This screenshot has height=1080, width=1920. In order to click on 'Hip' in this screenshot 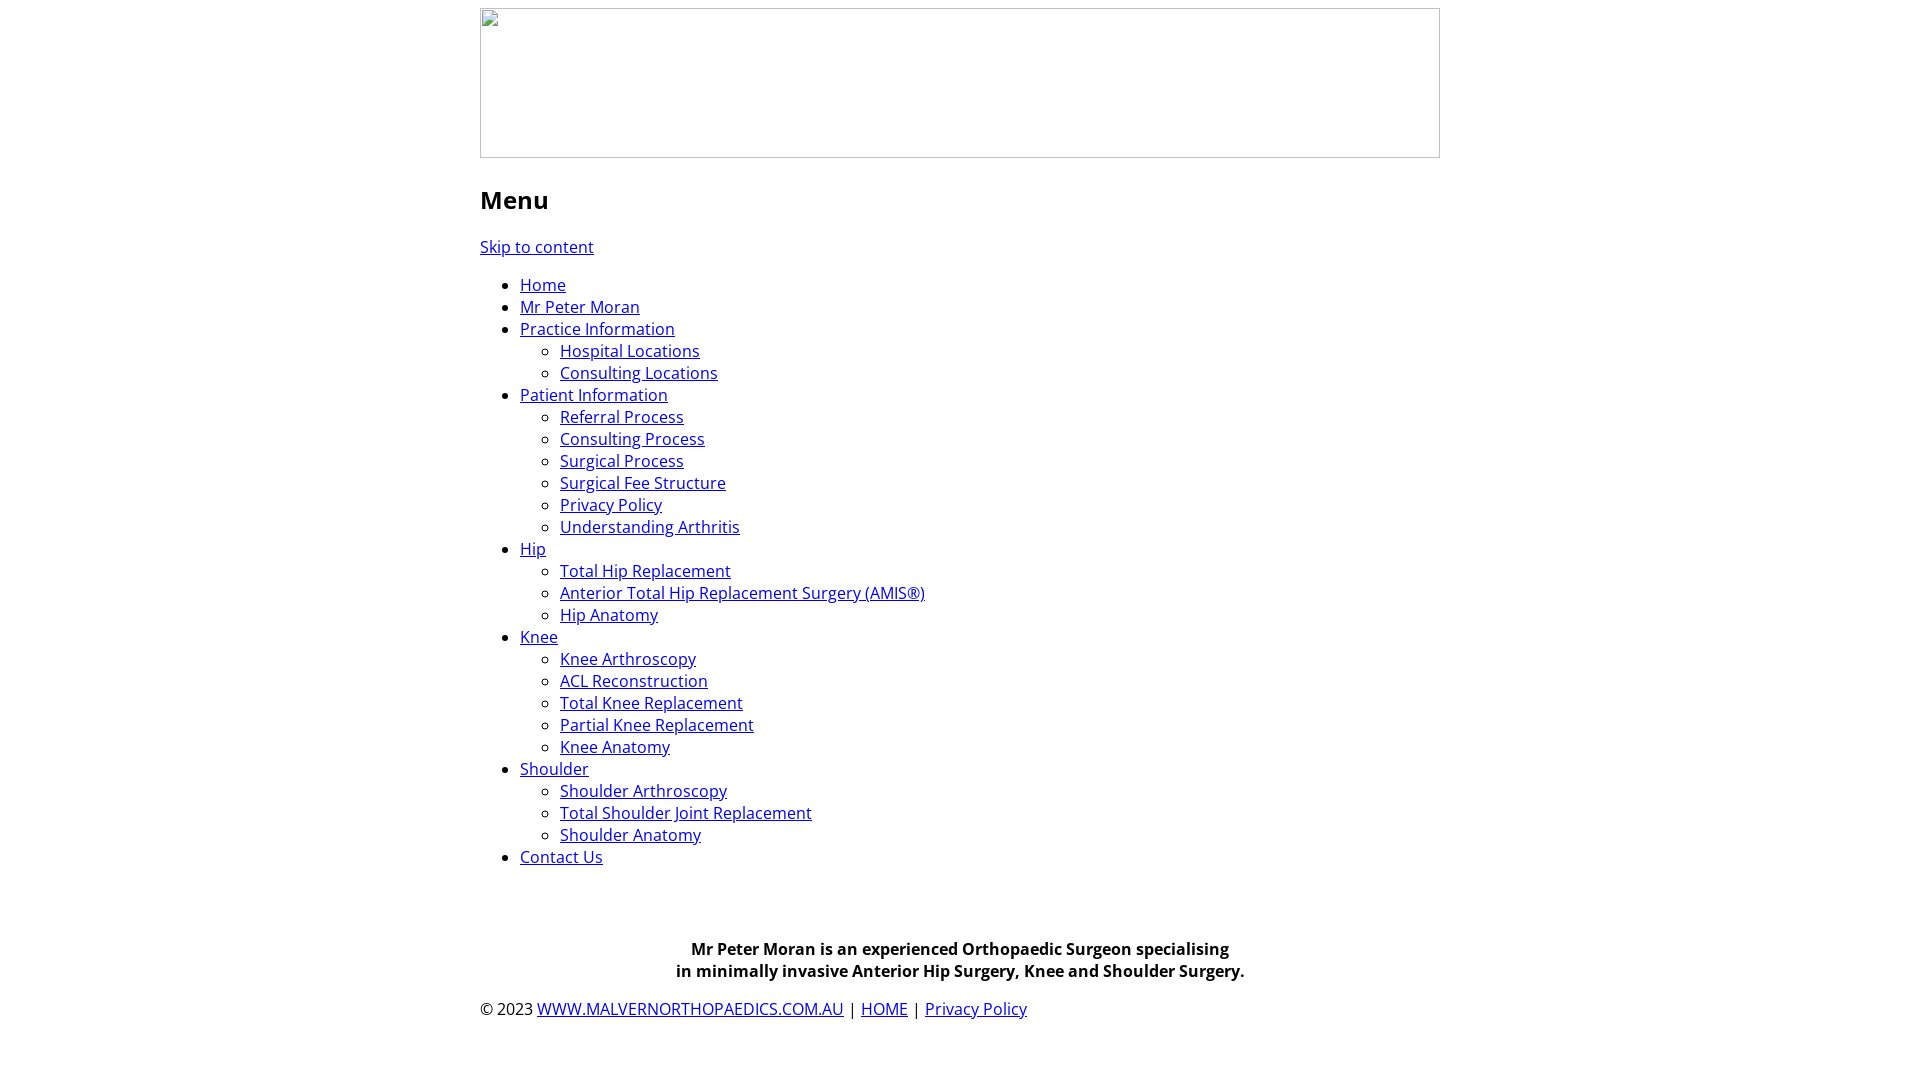, I will do `click(519, 548)`.